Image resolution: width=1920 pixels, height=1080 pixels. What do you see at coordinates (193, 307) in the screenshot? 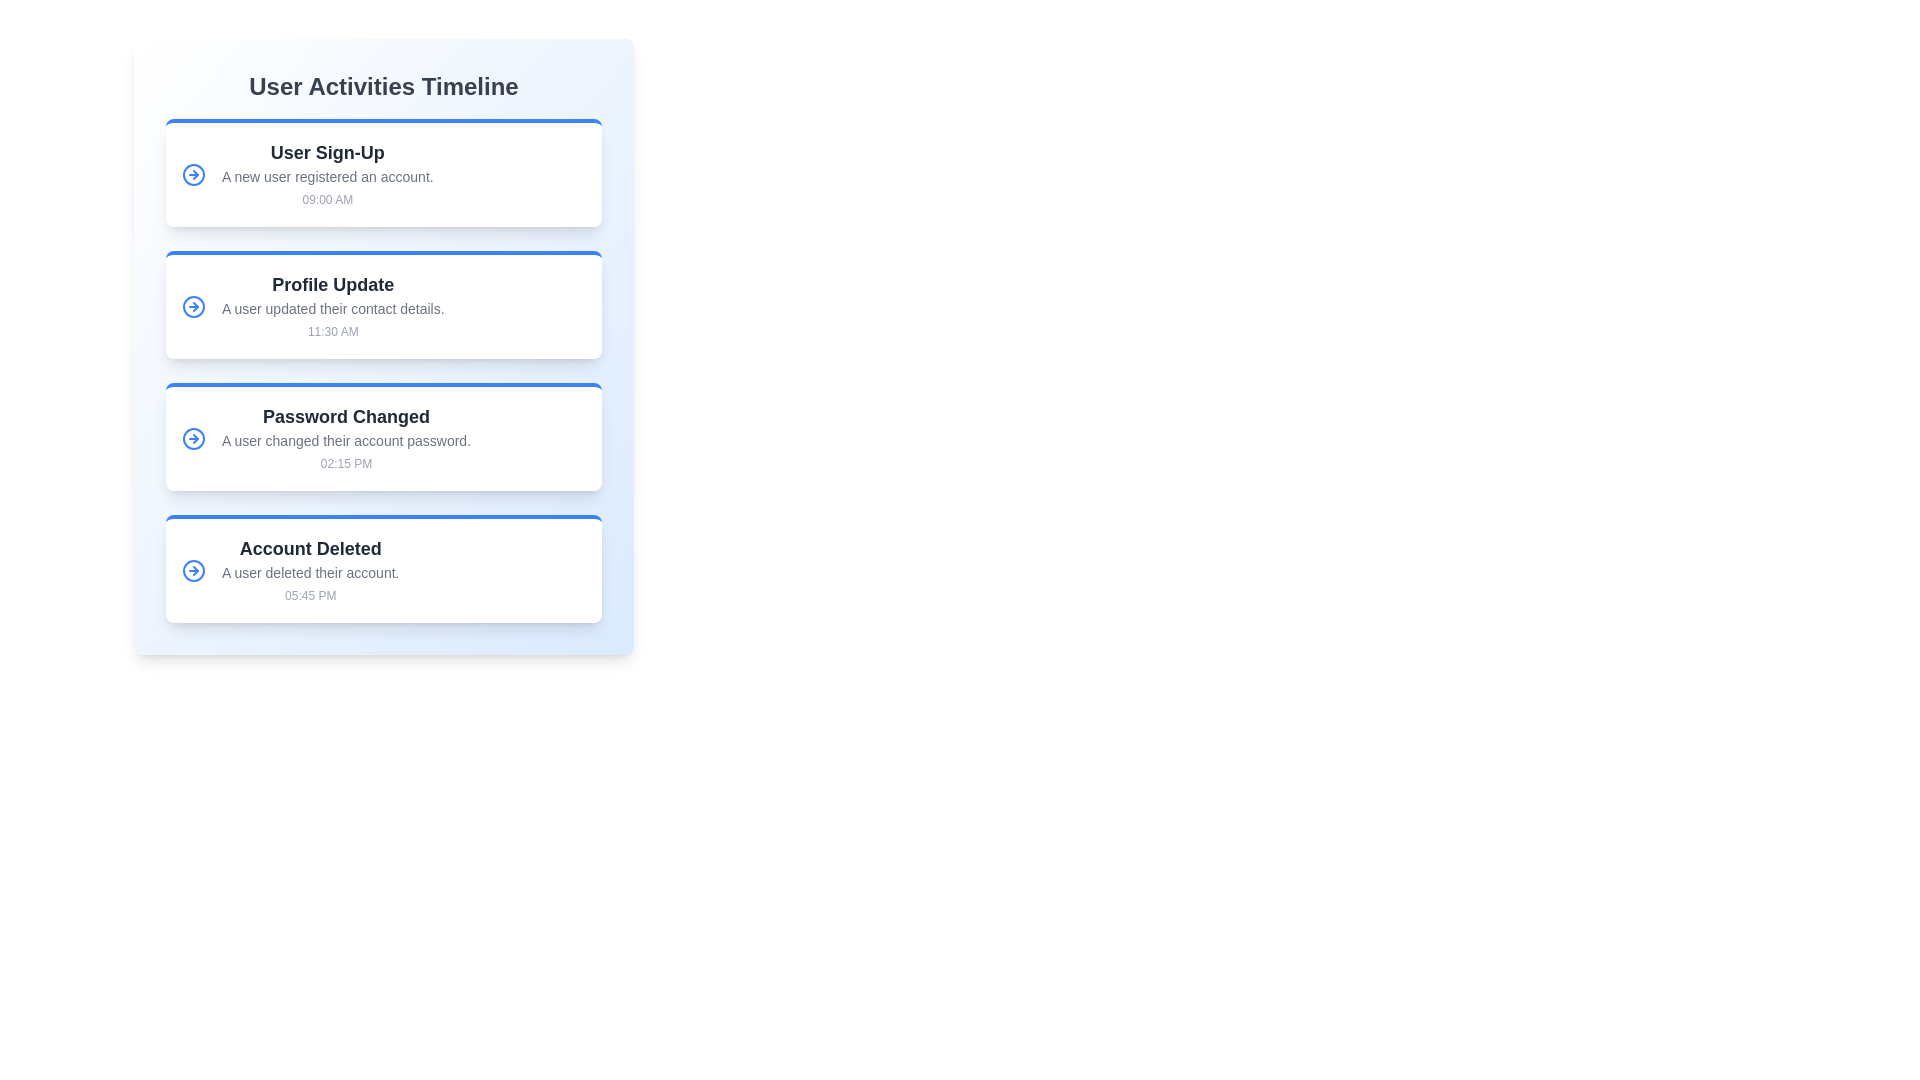
I see `the central circle of the circular arrow icon, which is styled with a thin, blue, rounded stroke and is located to the left of the 'Profile Update' text in the second activity box of the timeline interface` at bounding box center [193, 307].